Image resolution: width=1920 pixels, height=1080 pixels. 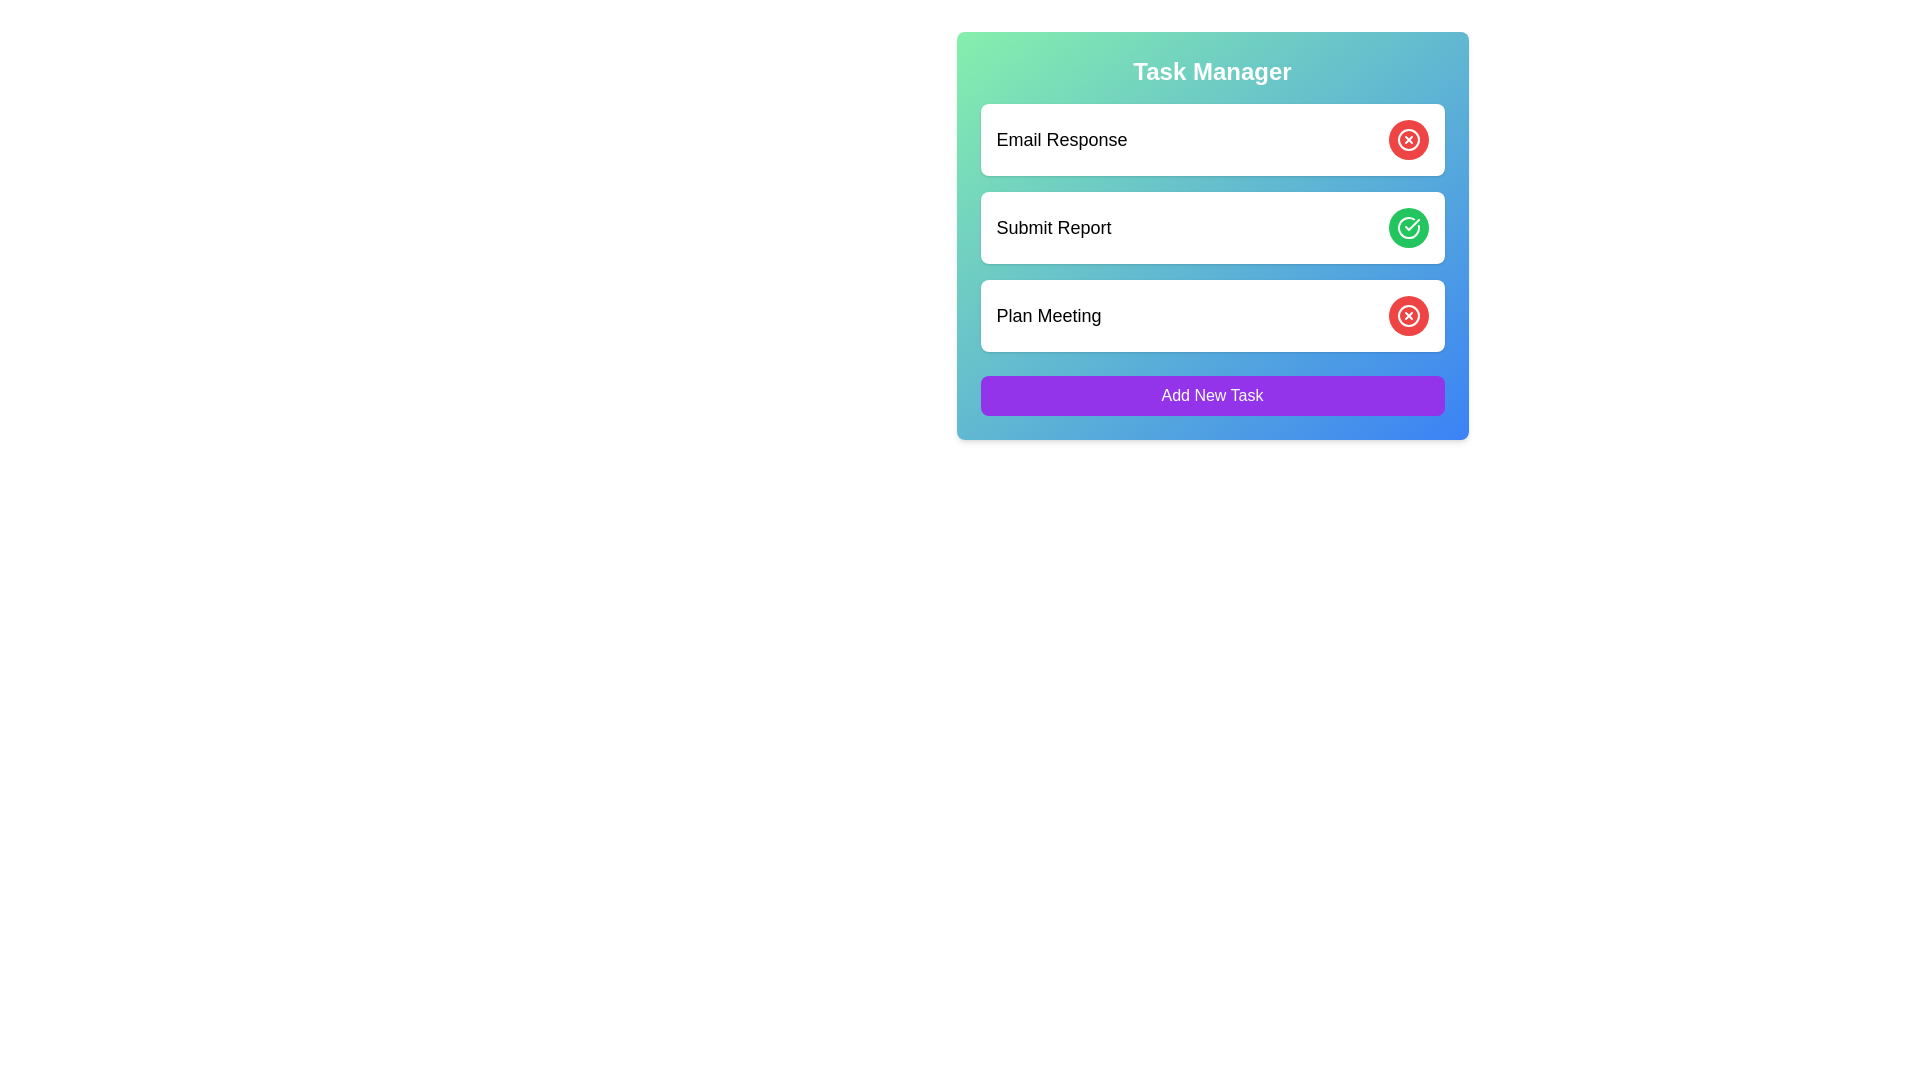 What do you see at coordinates (1211, 396) in the screenshot?
I see `the 'Add New Task' button to add a new task` at bounding box center [1211, 396].